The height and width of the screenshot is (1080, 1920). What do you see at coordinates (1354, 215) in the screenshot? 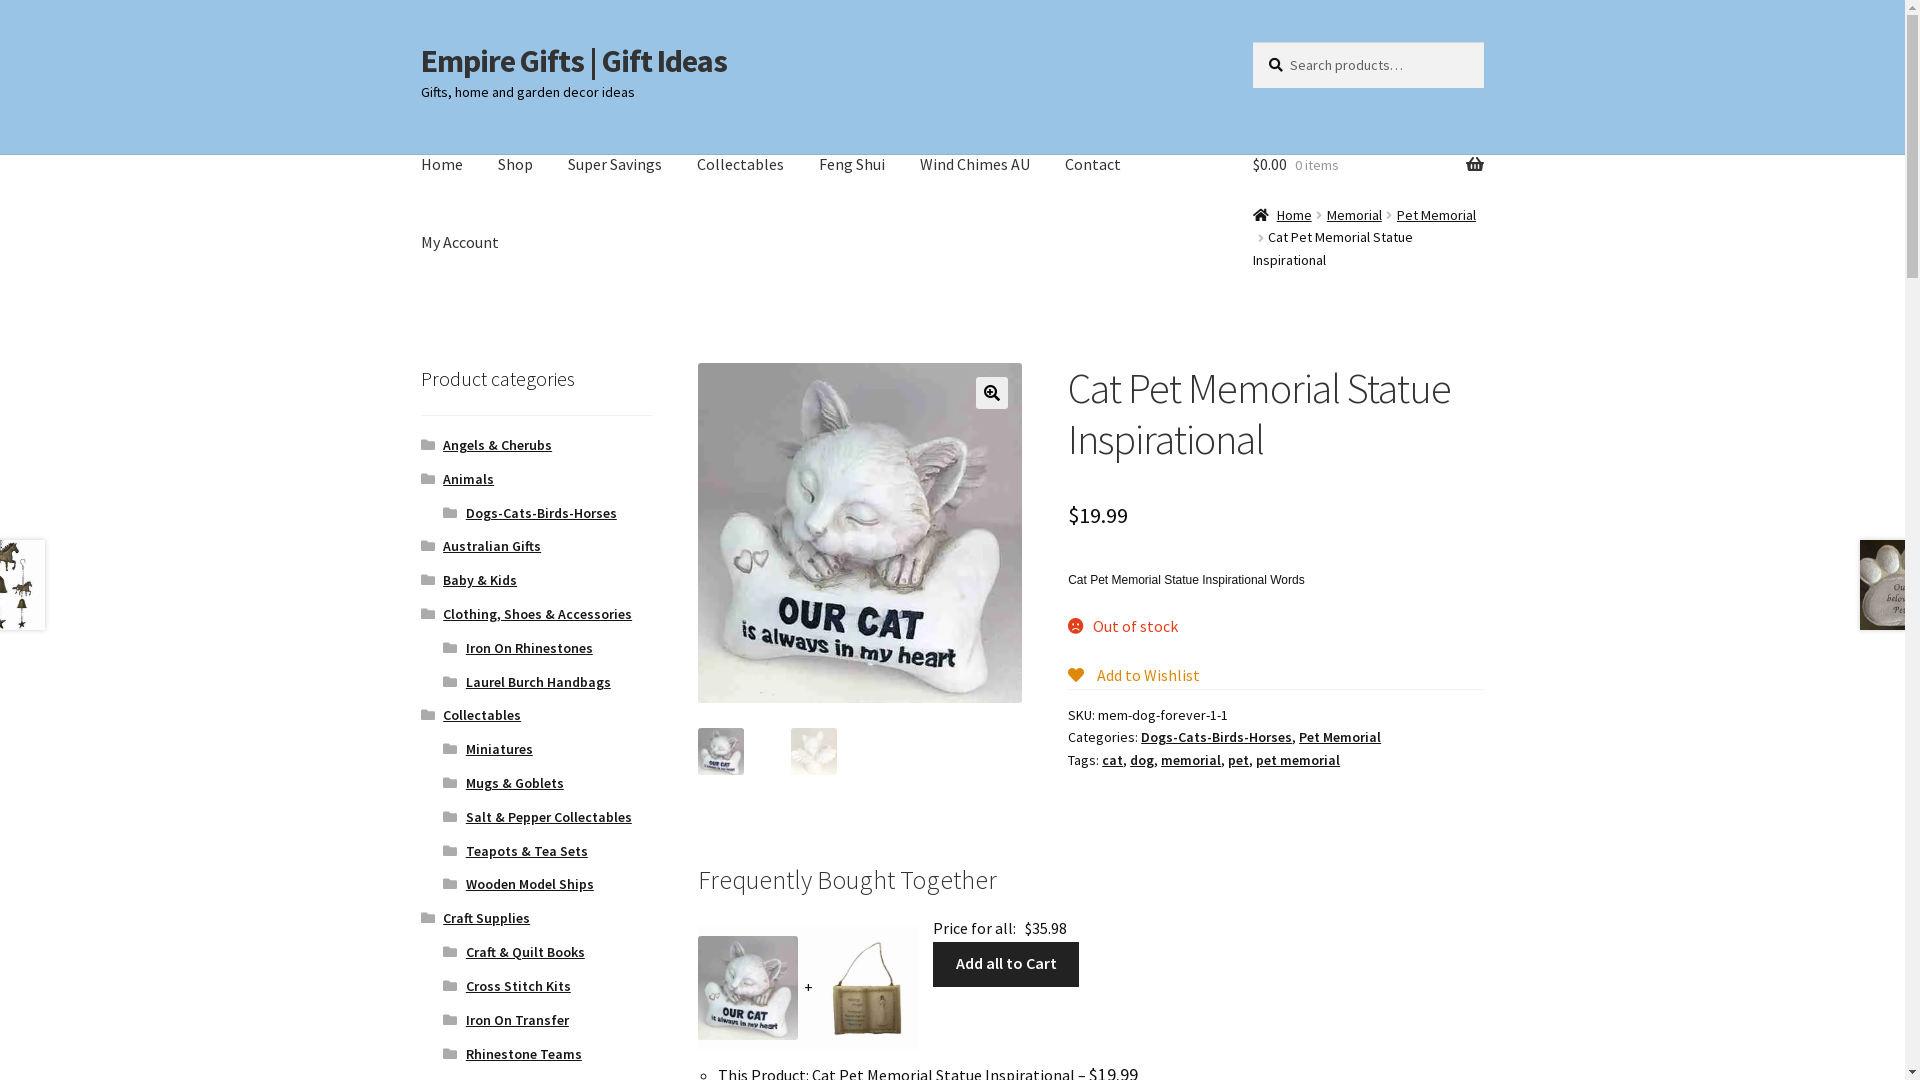
I see `'Memorial'` at bounding box center [1354, 215].